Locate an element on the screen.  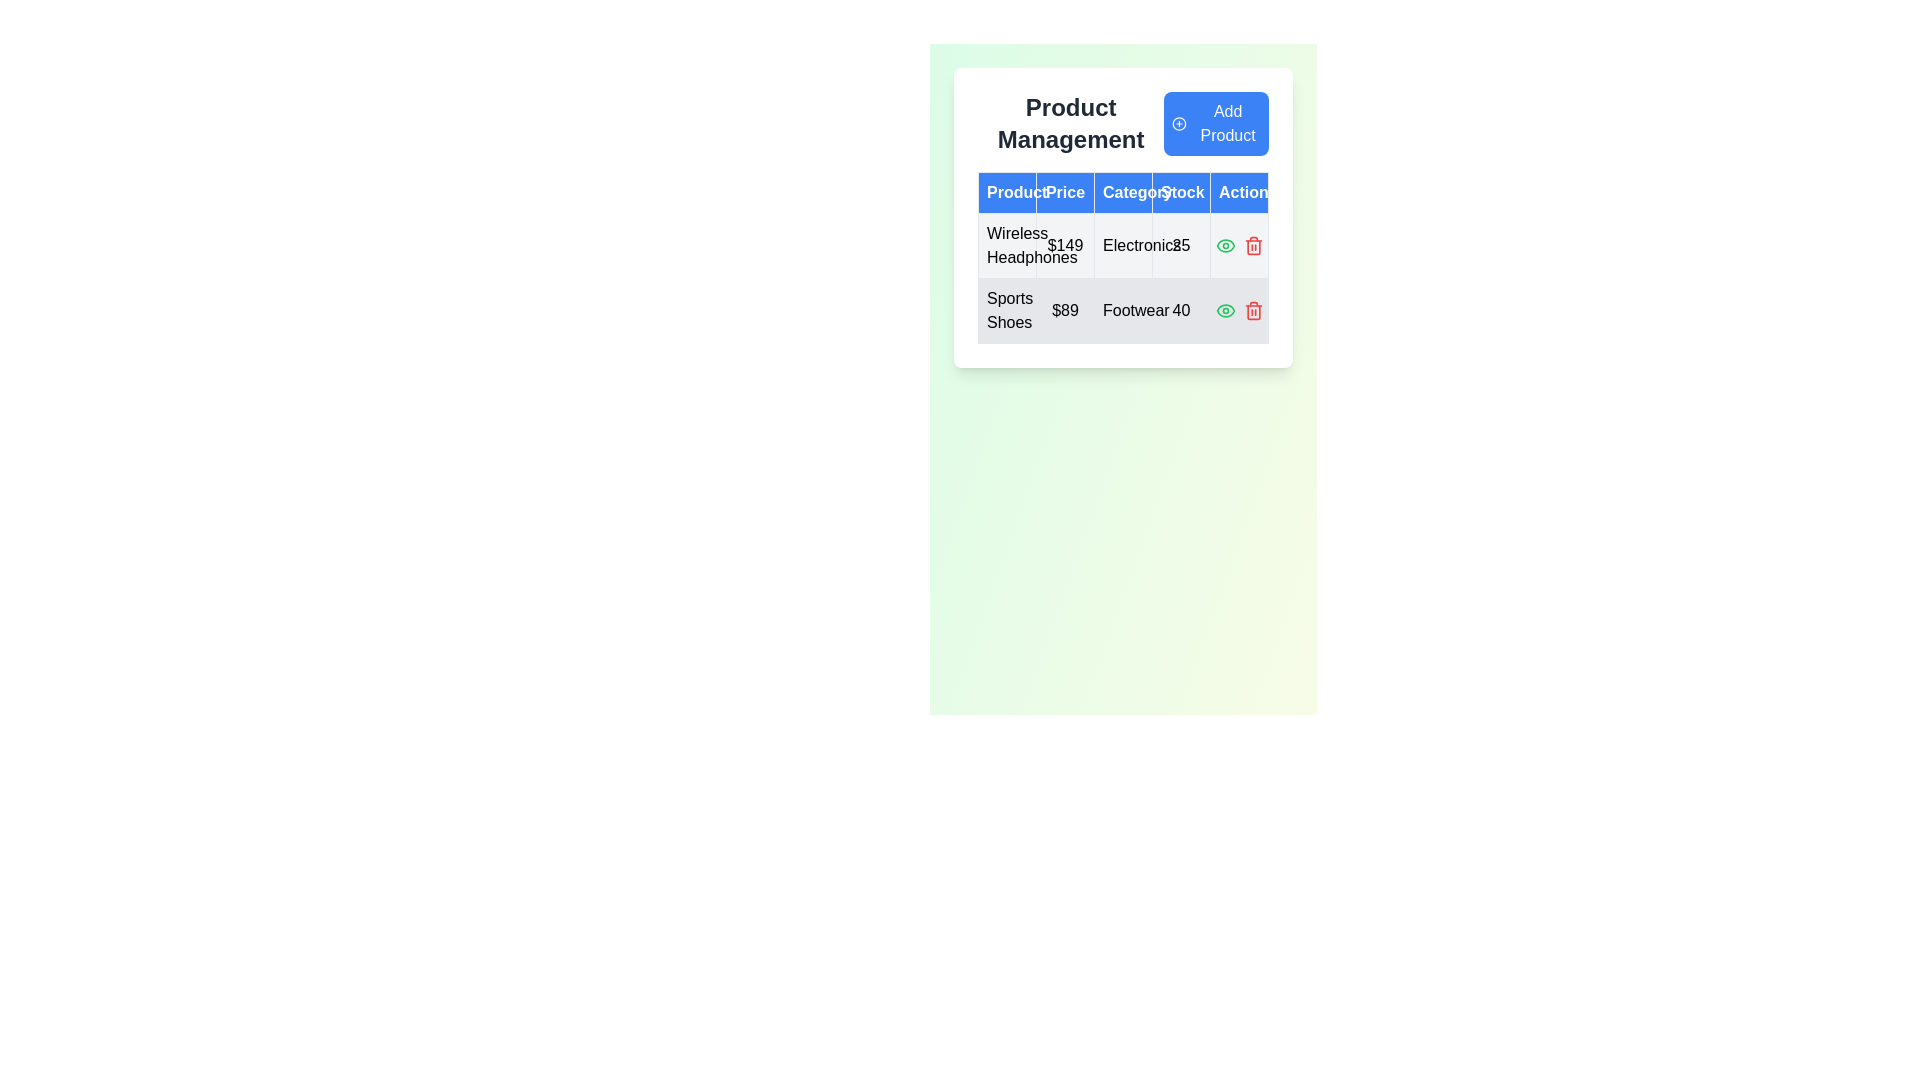
the 'Stock' header label in the tabular interface, which is the fourth element in a row of five headers: 'Product', 'Price', 'Category', 'Stock', and 'Actions' is located at coordinates (1181, 192).